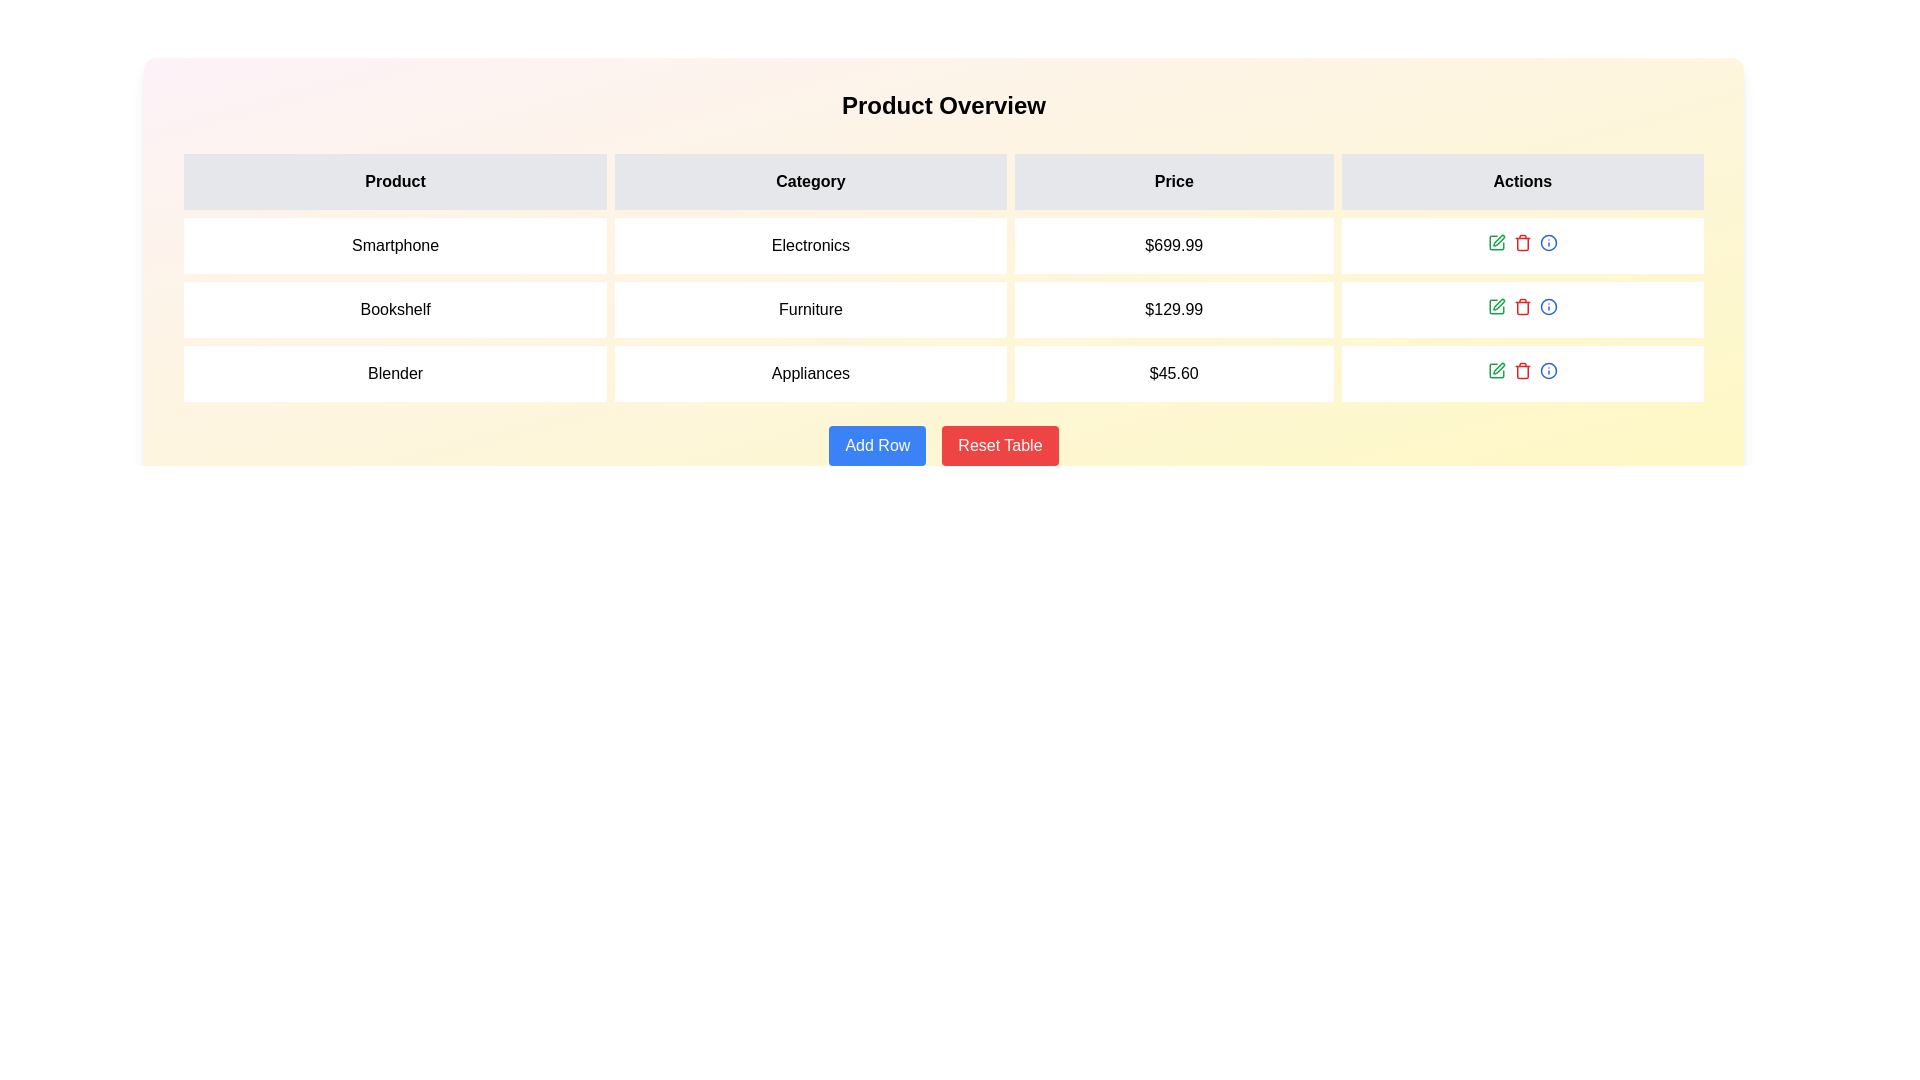 The height and width of the screenshot is (1080, 1920). Describe the element at coordinates (1521, 242) in the screenshot. I see `the red trash-can icon in the 'Actions' column for the 'Bookshelf' row` at that location.